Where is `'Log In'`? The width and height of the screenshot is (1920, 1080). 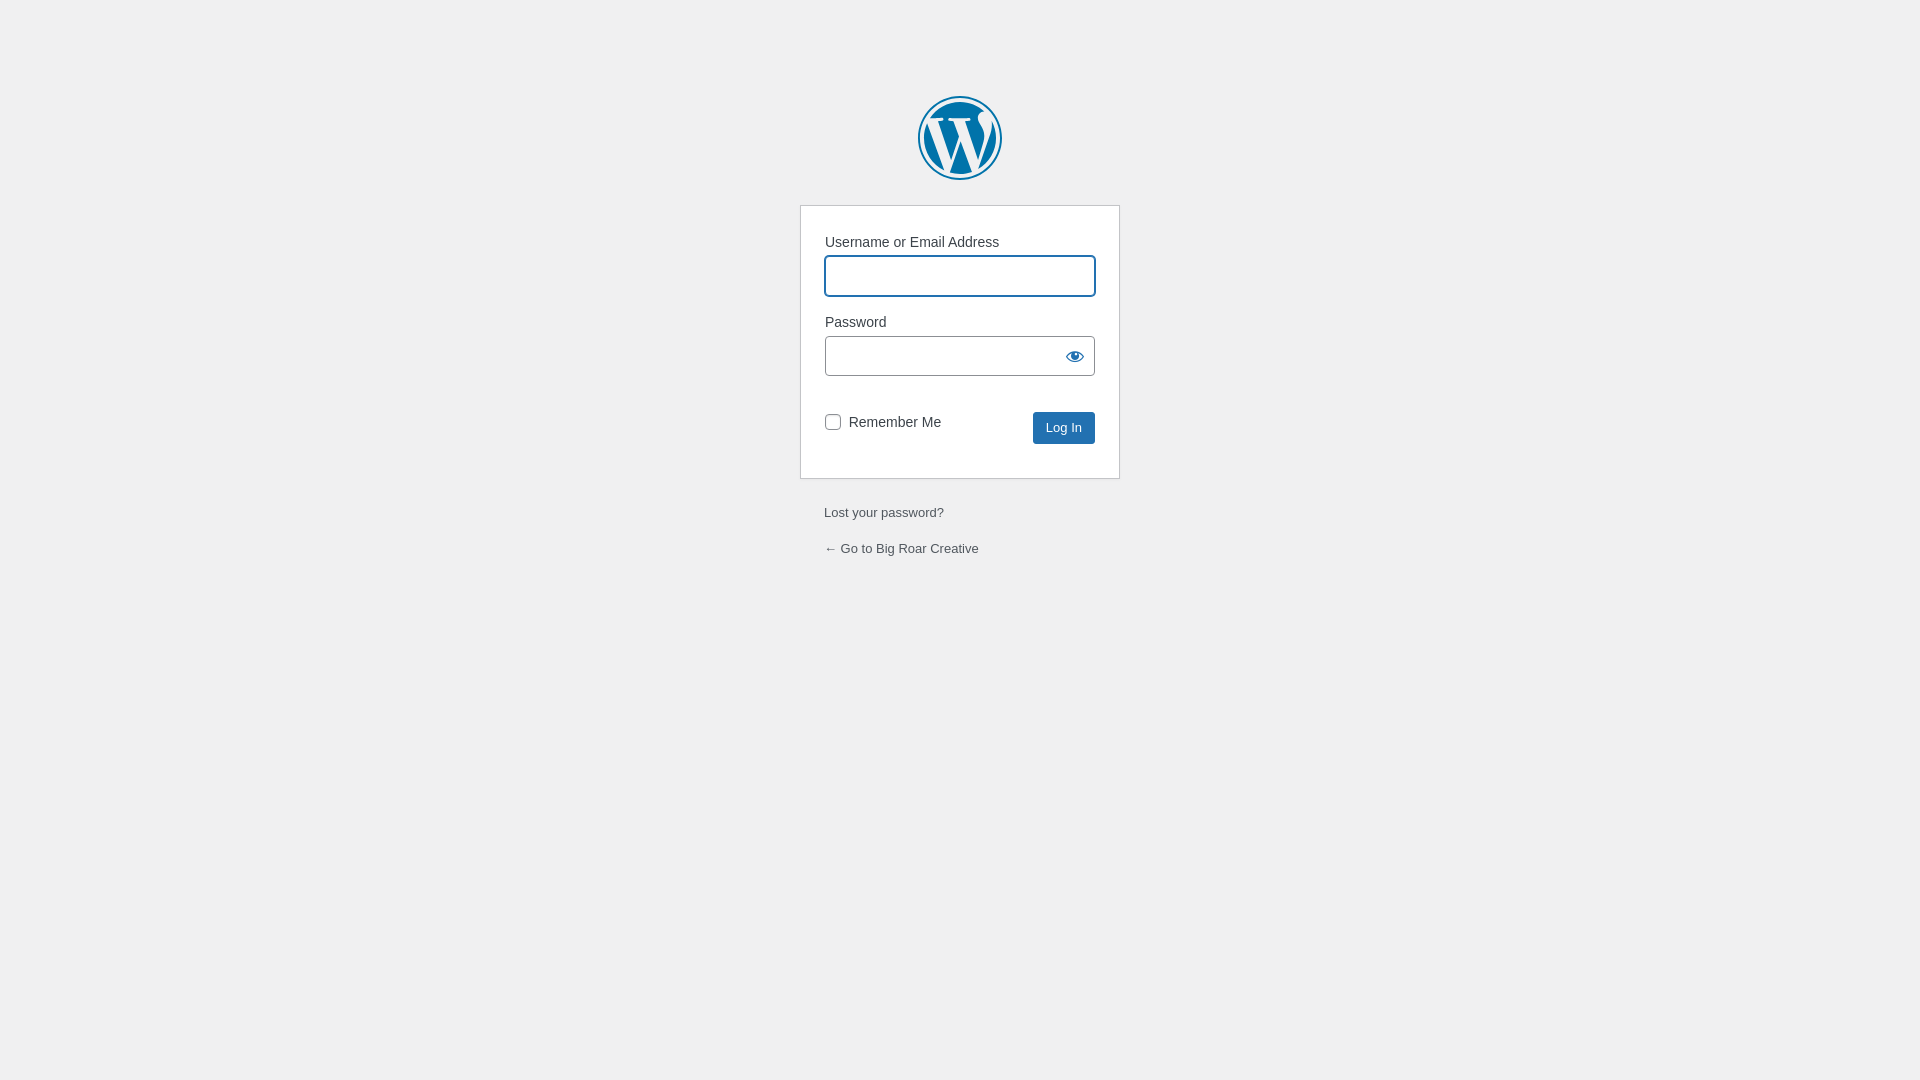 'Log In' is located at coordinates (1063, 427).